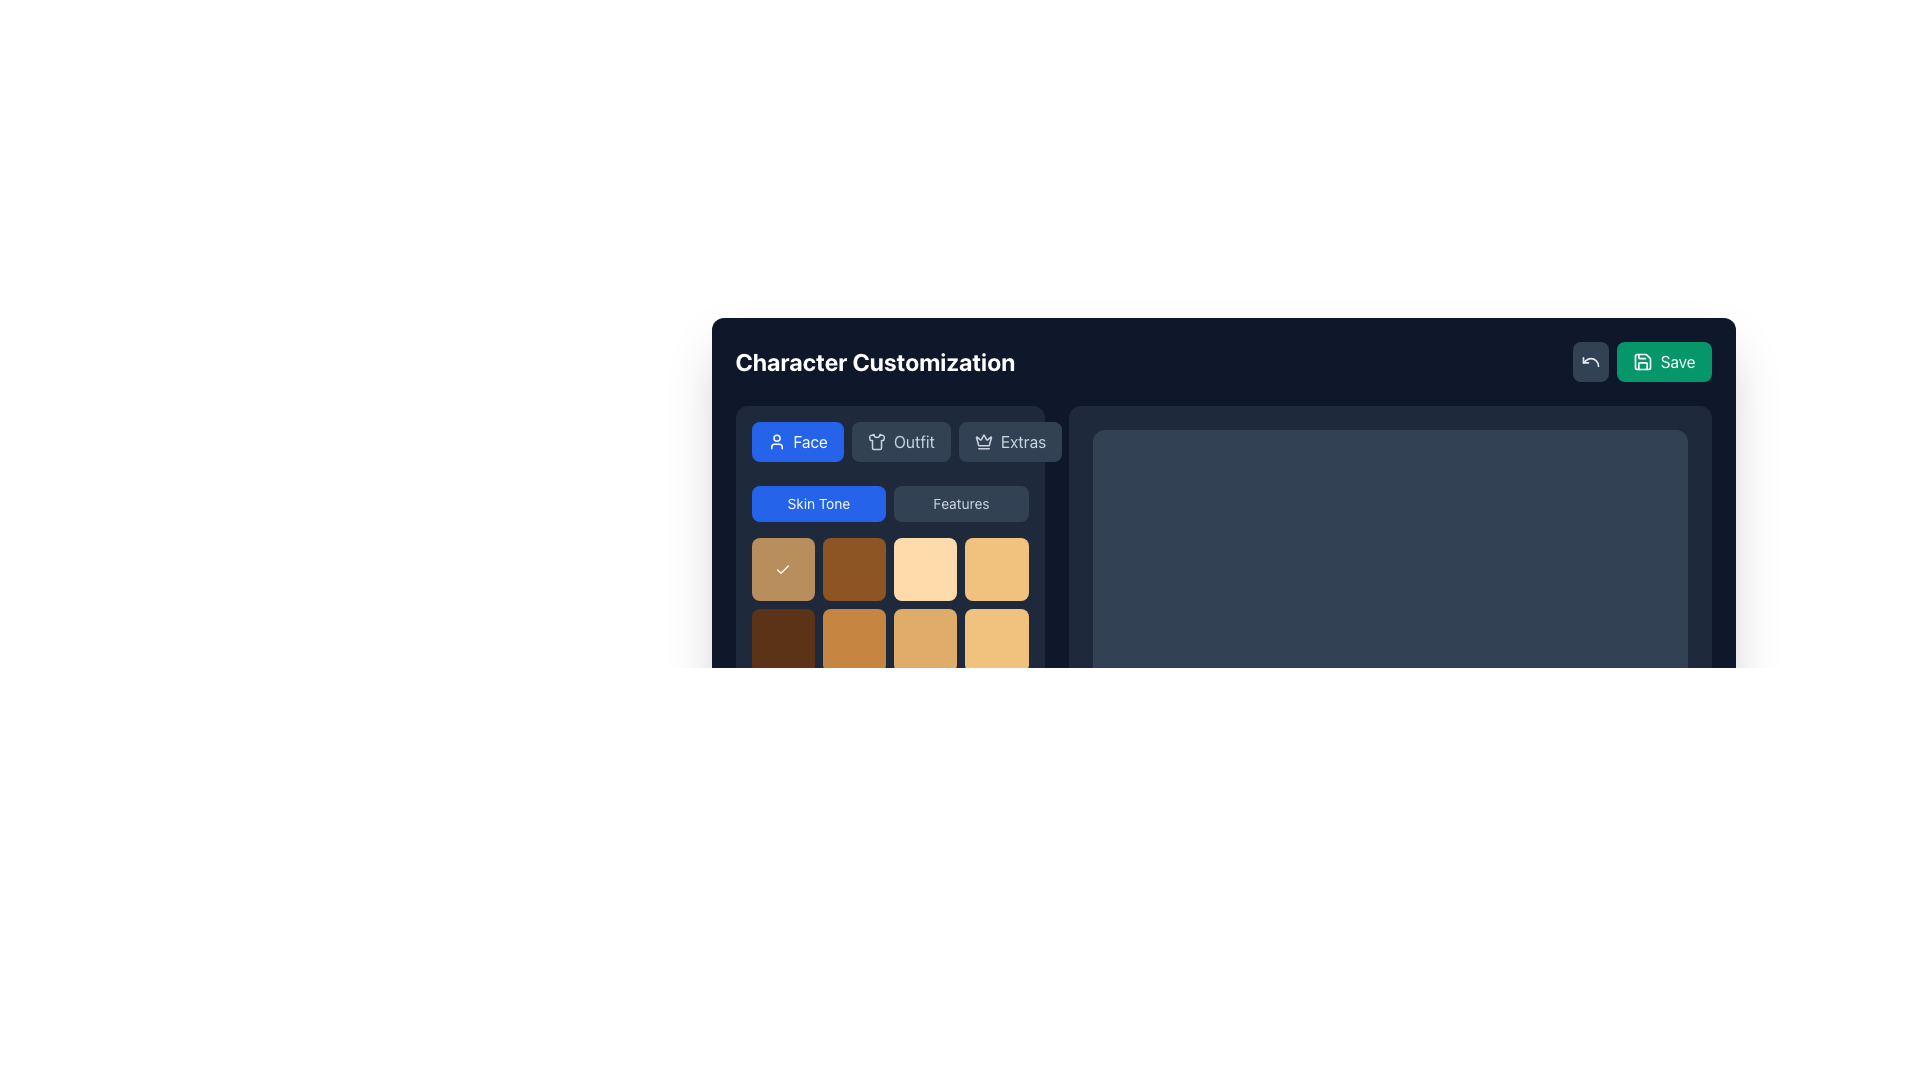 The height and width of the screenshot is (1080, 1920). I want to click on the navigation bar with selectable buttons located directly below the 'Character Customization' header to navigate, so click(889, 441).